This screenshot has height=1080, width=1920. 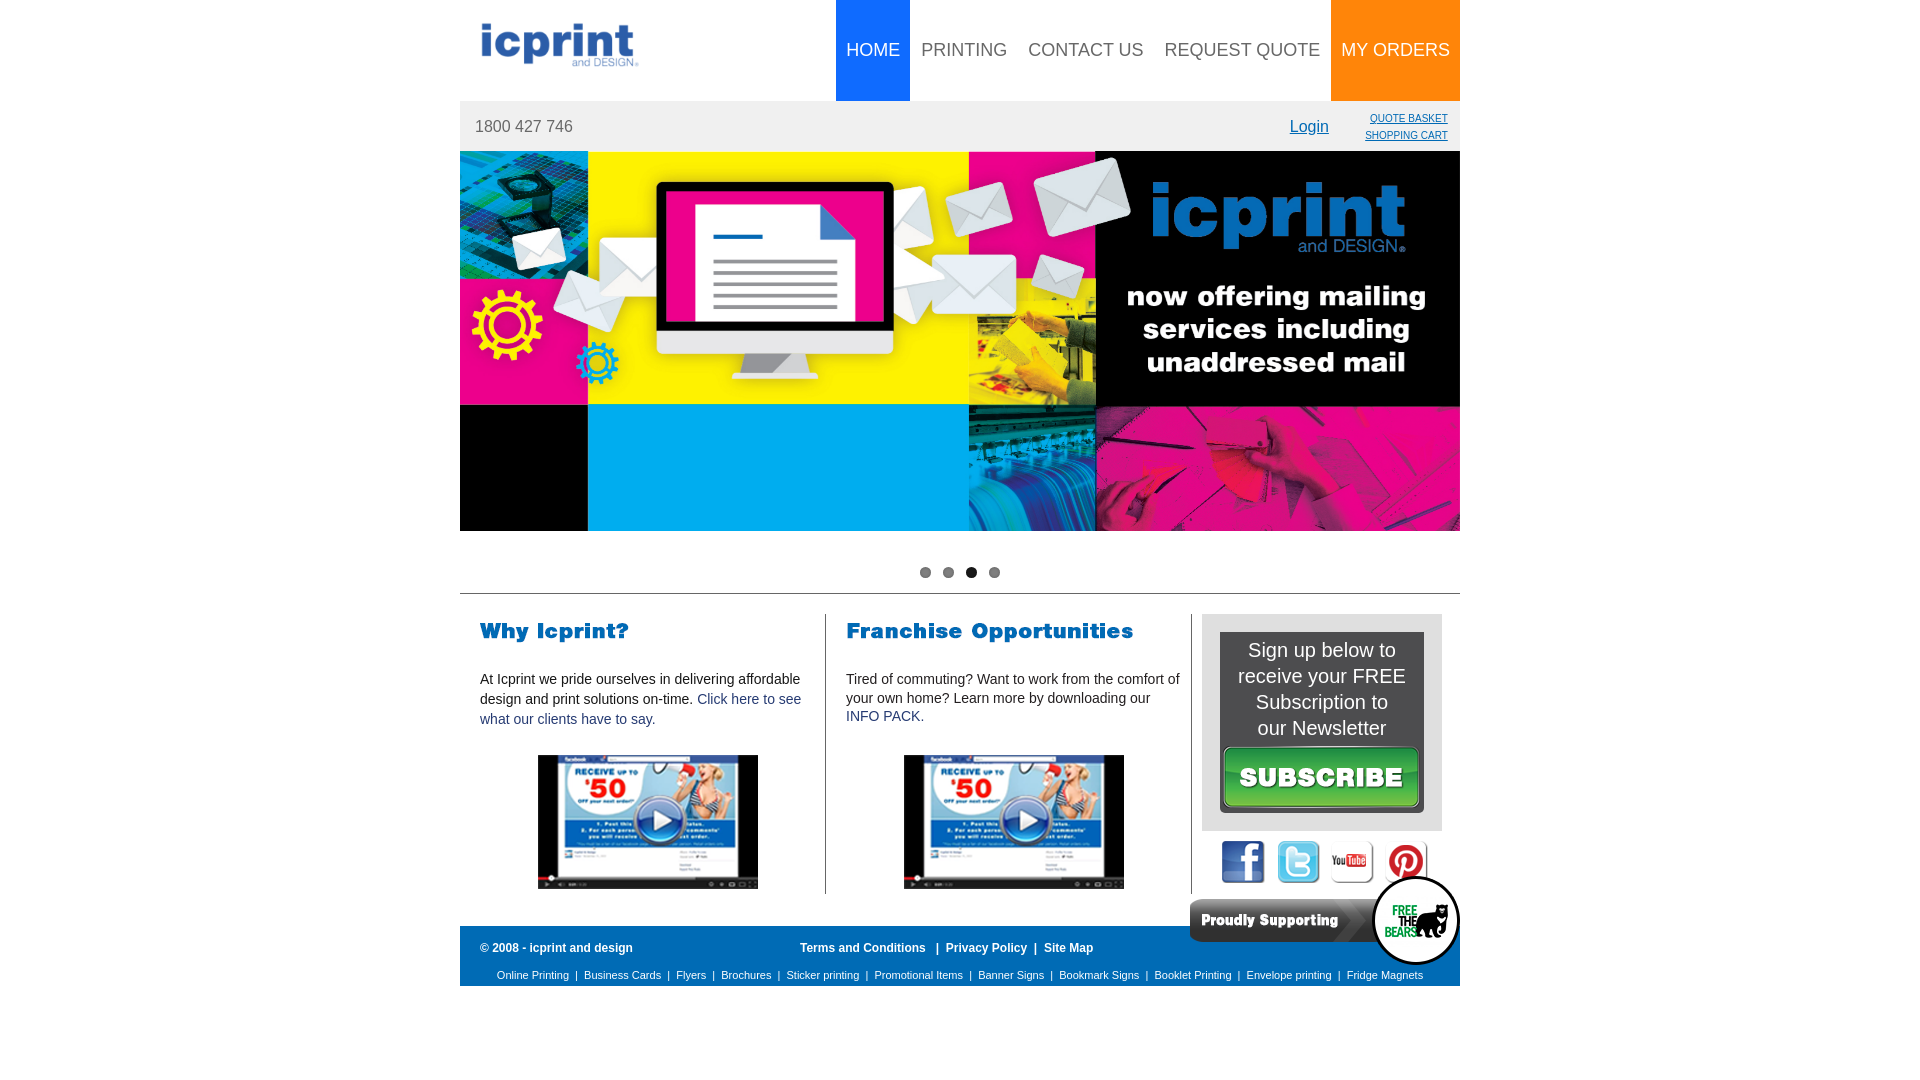 I want to click on 'CONTACT US', so click(x=1017, y=49).